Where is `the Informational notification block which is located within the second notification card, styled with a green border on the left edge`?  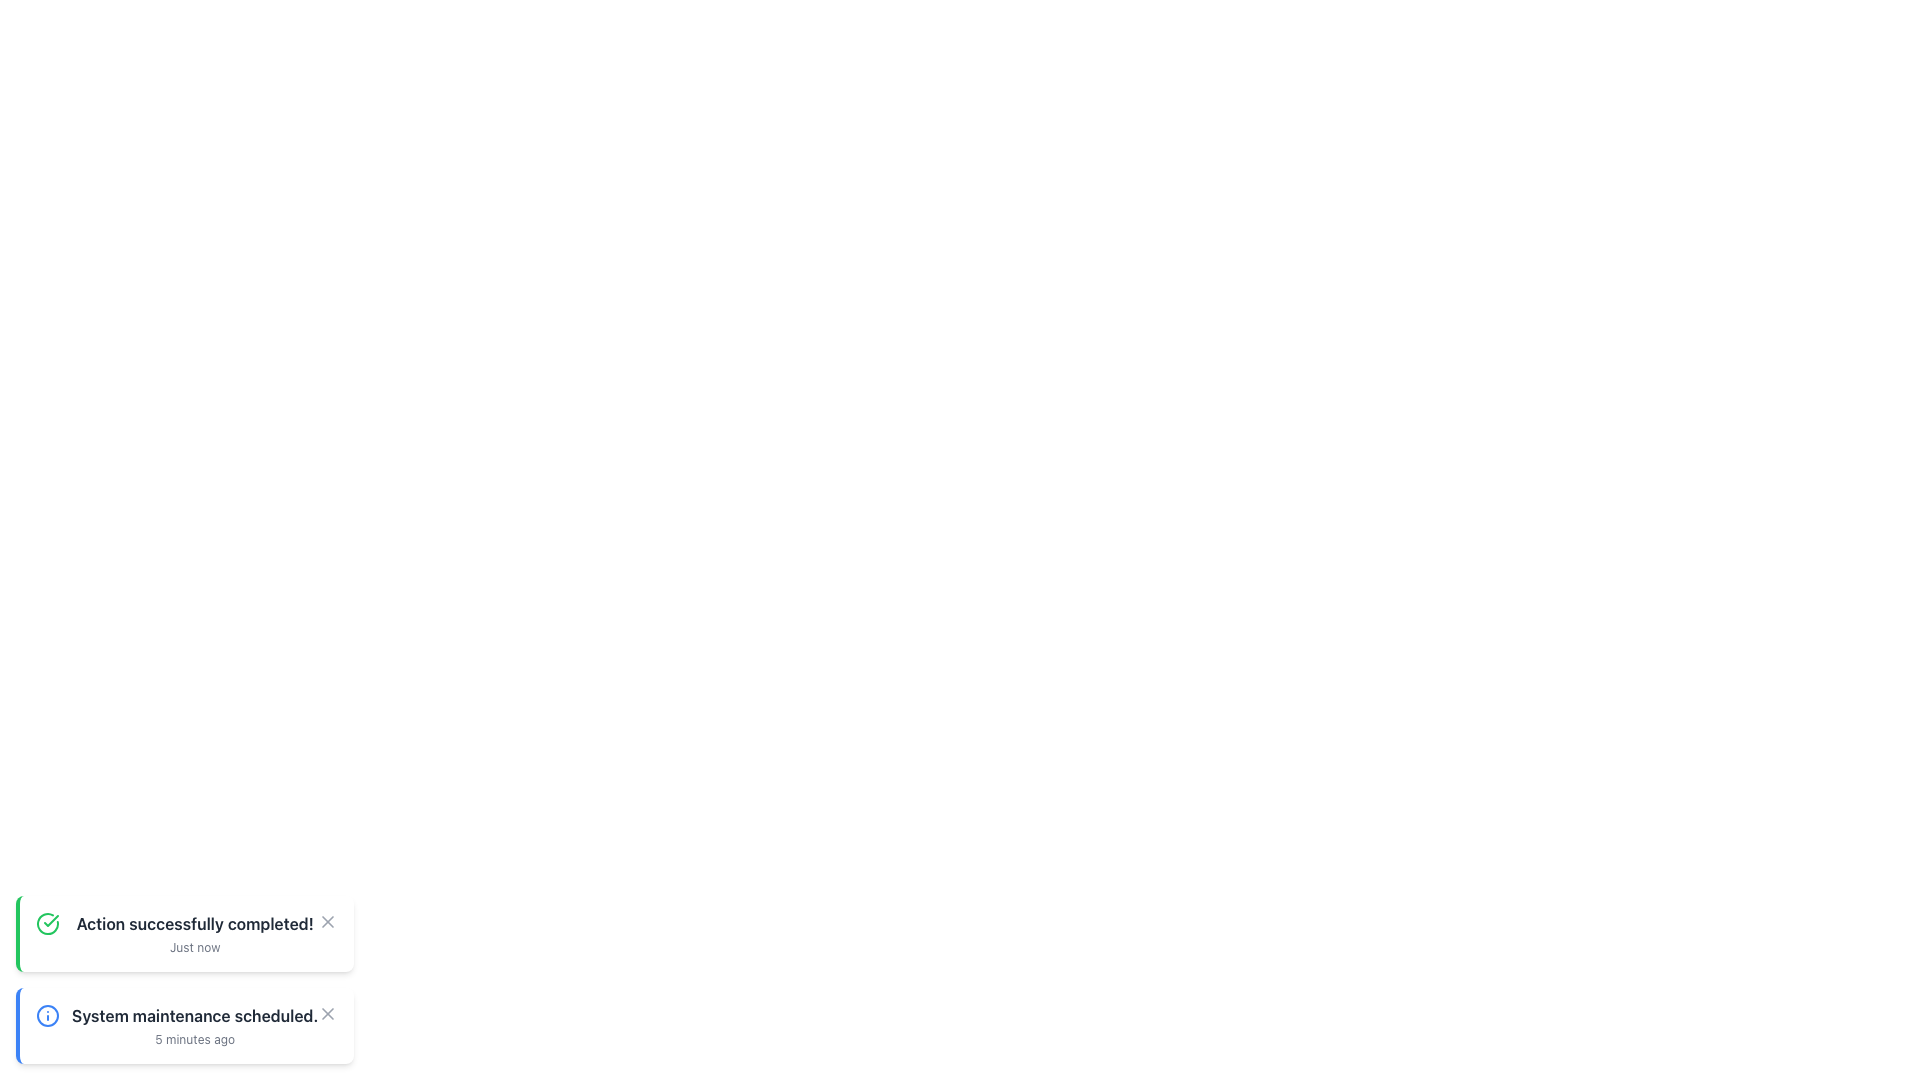 the Informational notification block which is located within the second notification card, styled with a green border on the left edge is located at coordinates (195, 933).